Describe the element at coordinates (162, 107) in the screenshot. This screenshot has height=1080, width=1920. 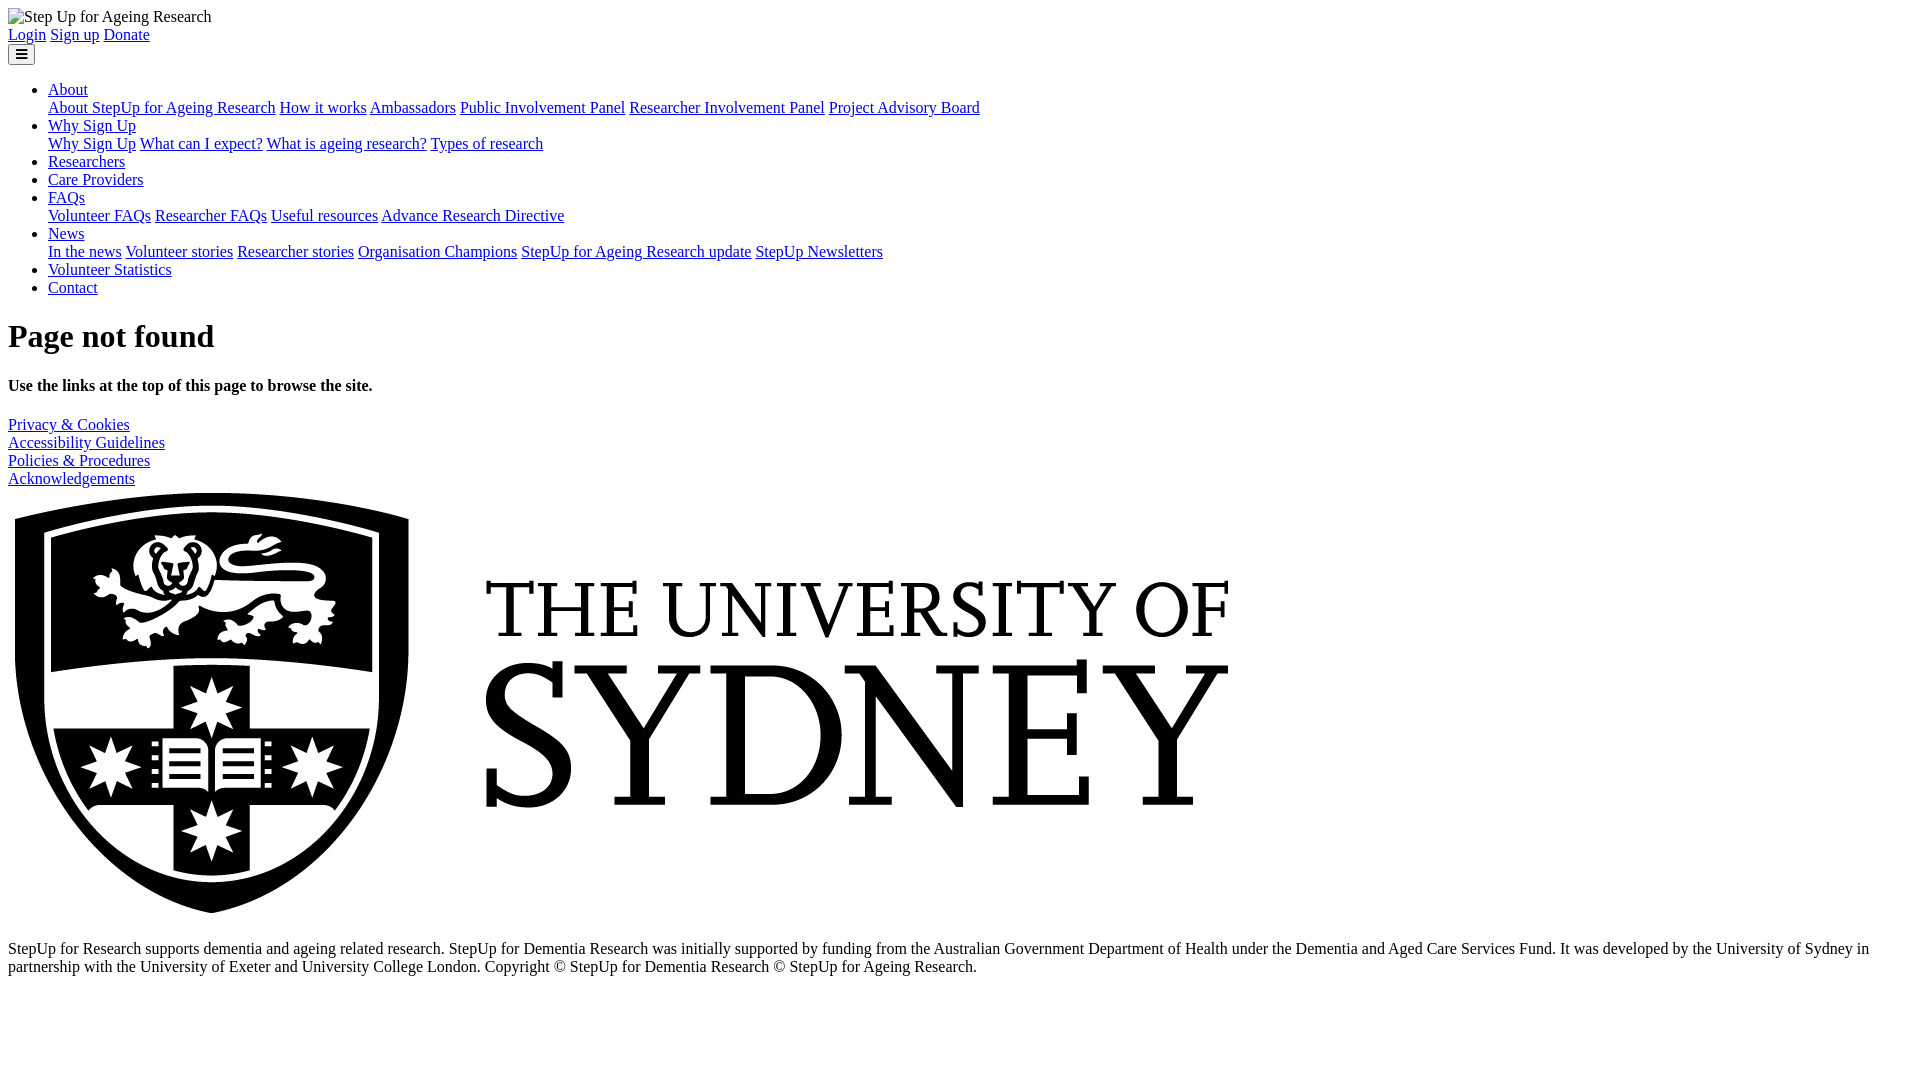
I see `'About StepUp for Ageing Research'` at that location.